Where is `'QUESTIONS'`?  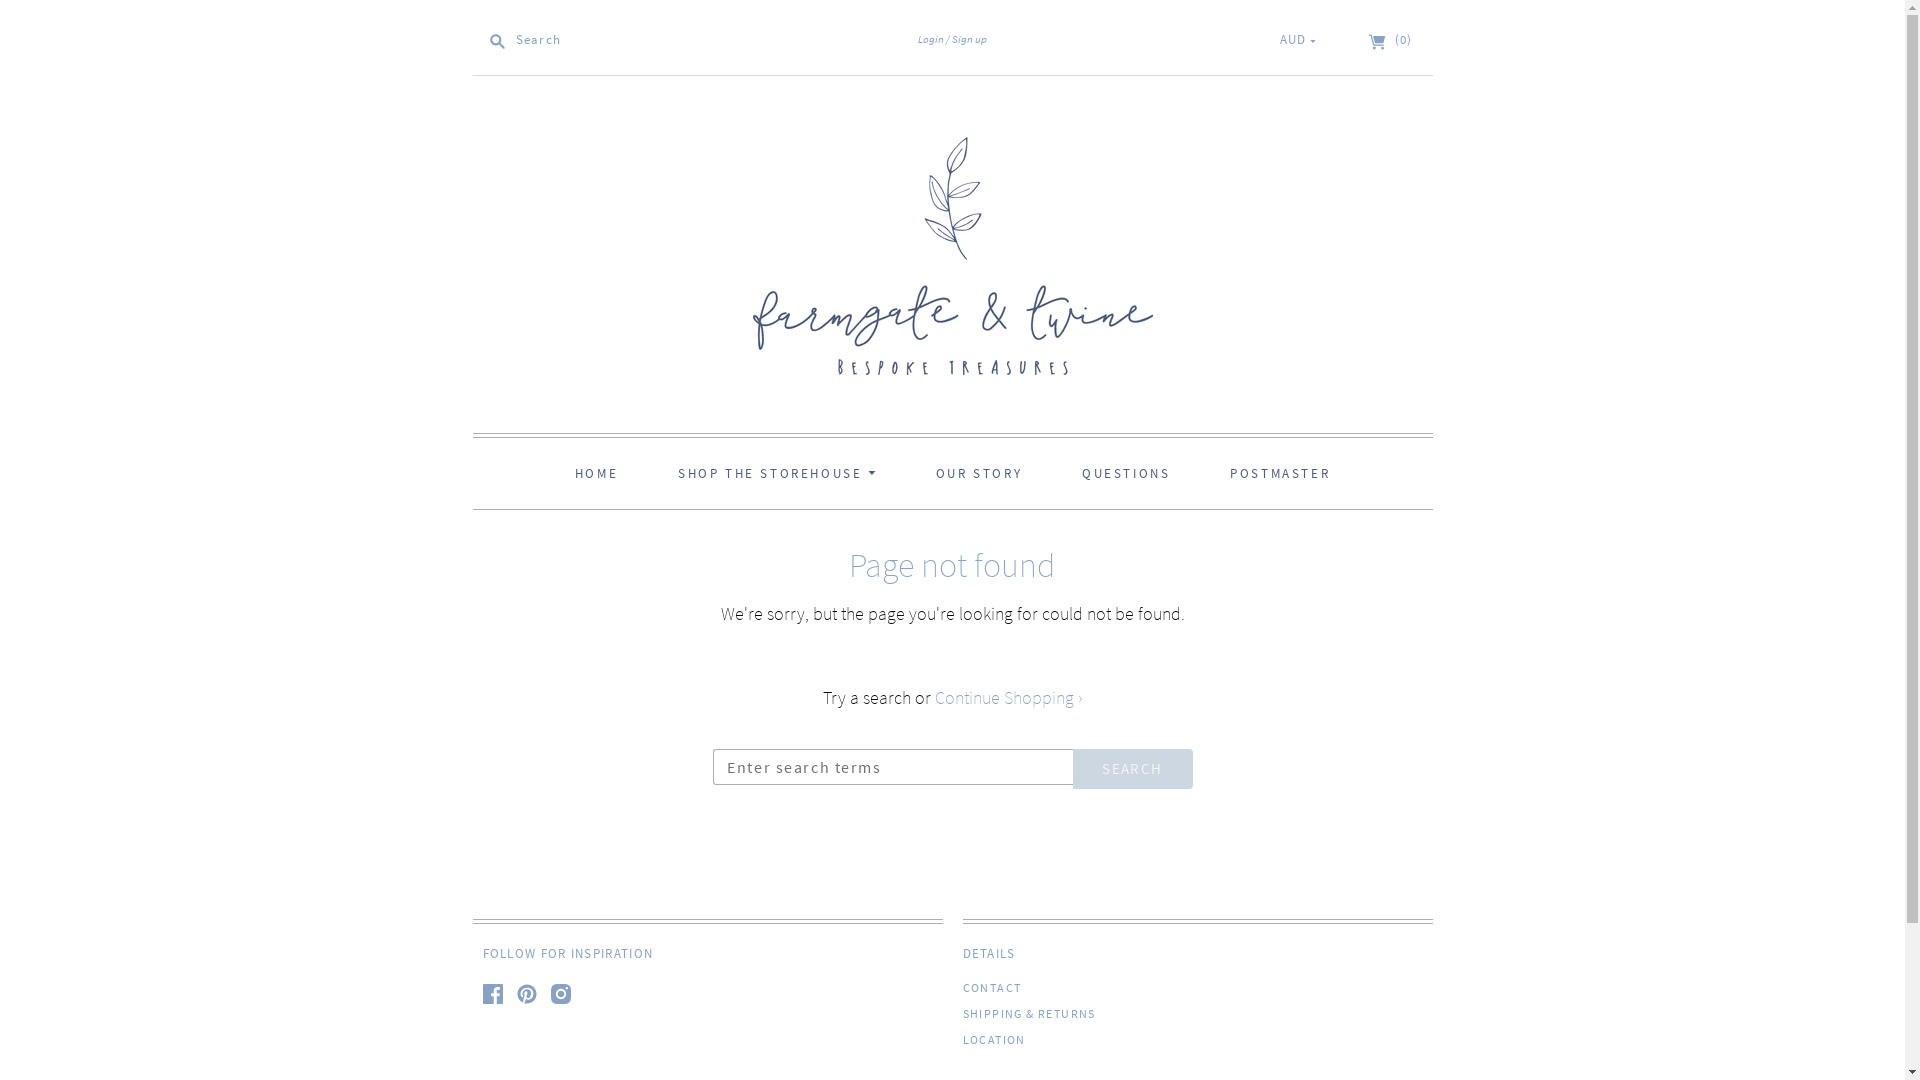 'QUESTIONS' is located at coordinates (1126, 473).